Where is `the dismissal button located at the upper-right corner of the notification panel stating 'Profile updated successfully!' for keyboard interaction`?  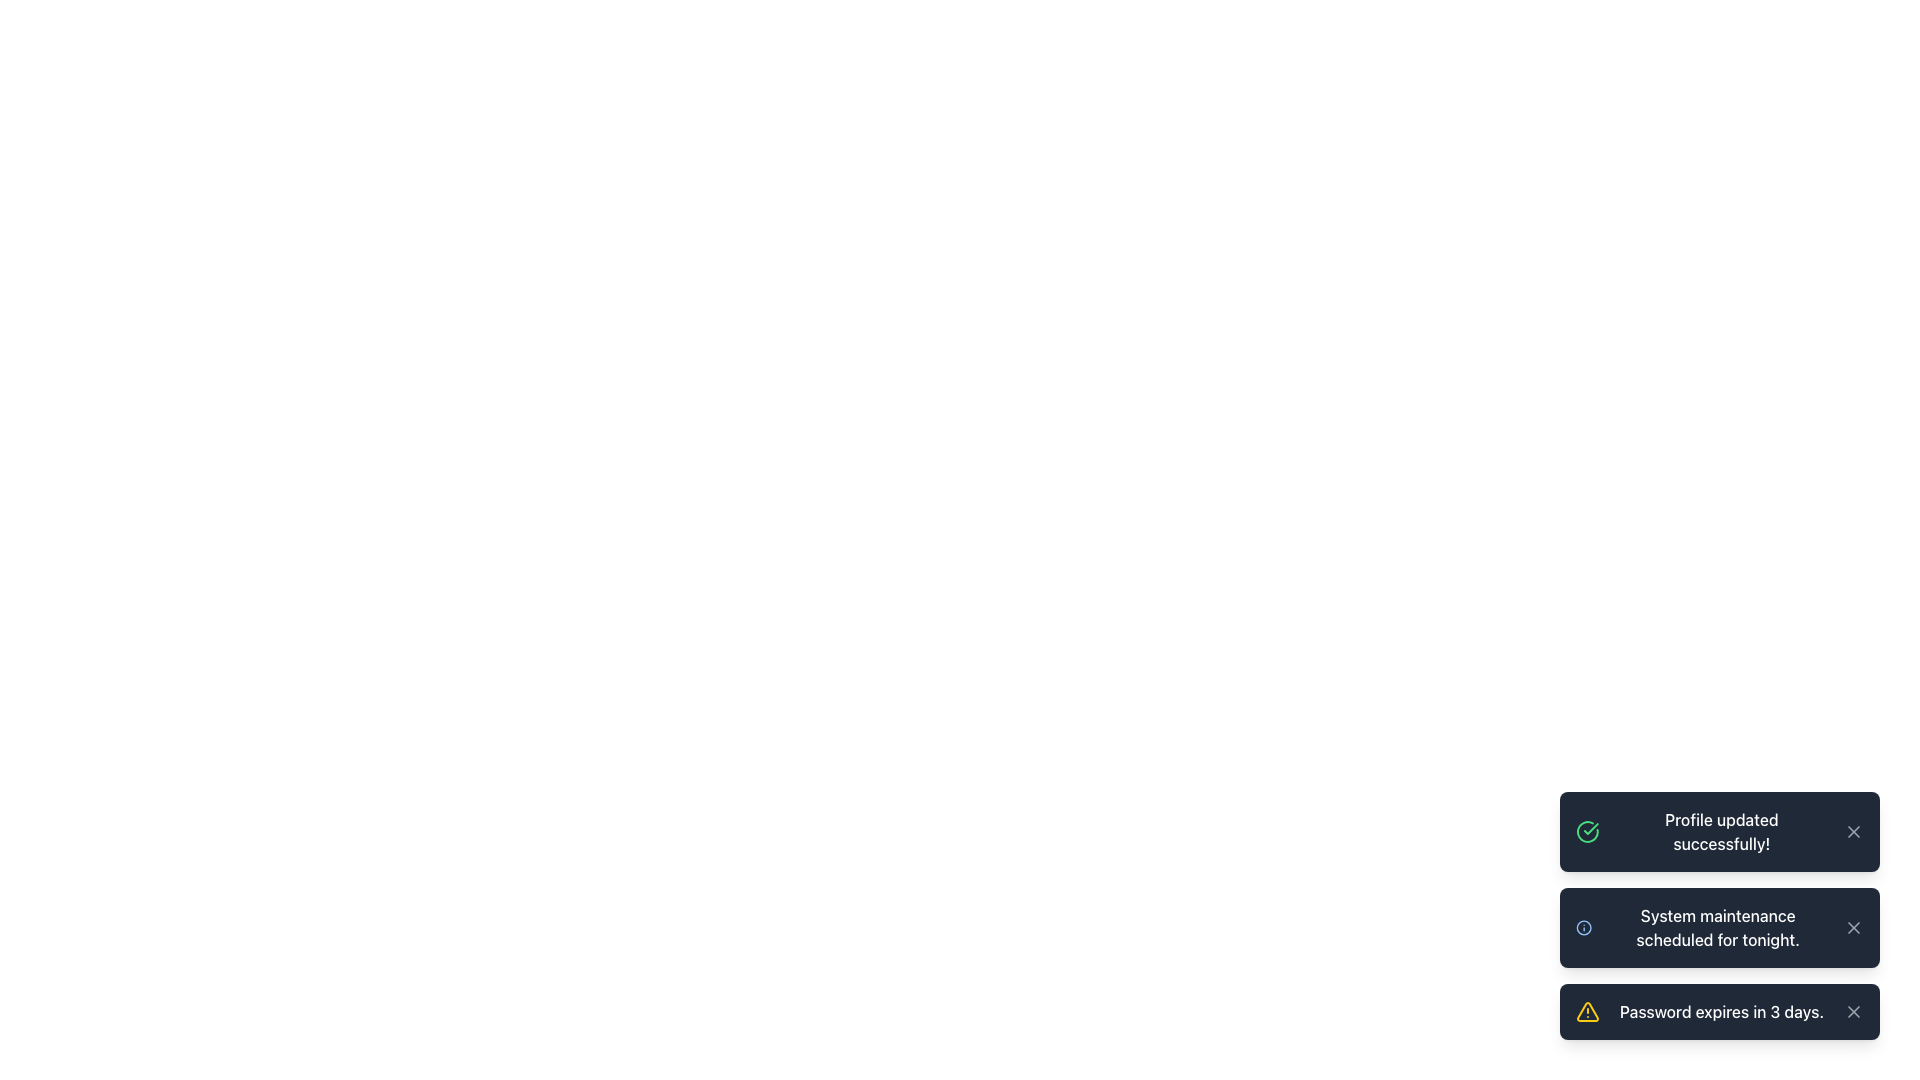
the dismissal button located at the upper-right corner of the notification panel stating 'Profile updated successfully!' for keyboard interaction is located at coordinates (1852, 832).